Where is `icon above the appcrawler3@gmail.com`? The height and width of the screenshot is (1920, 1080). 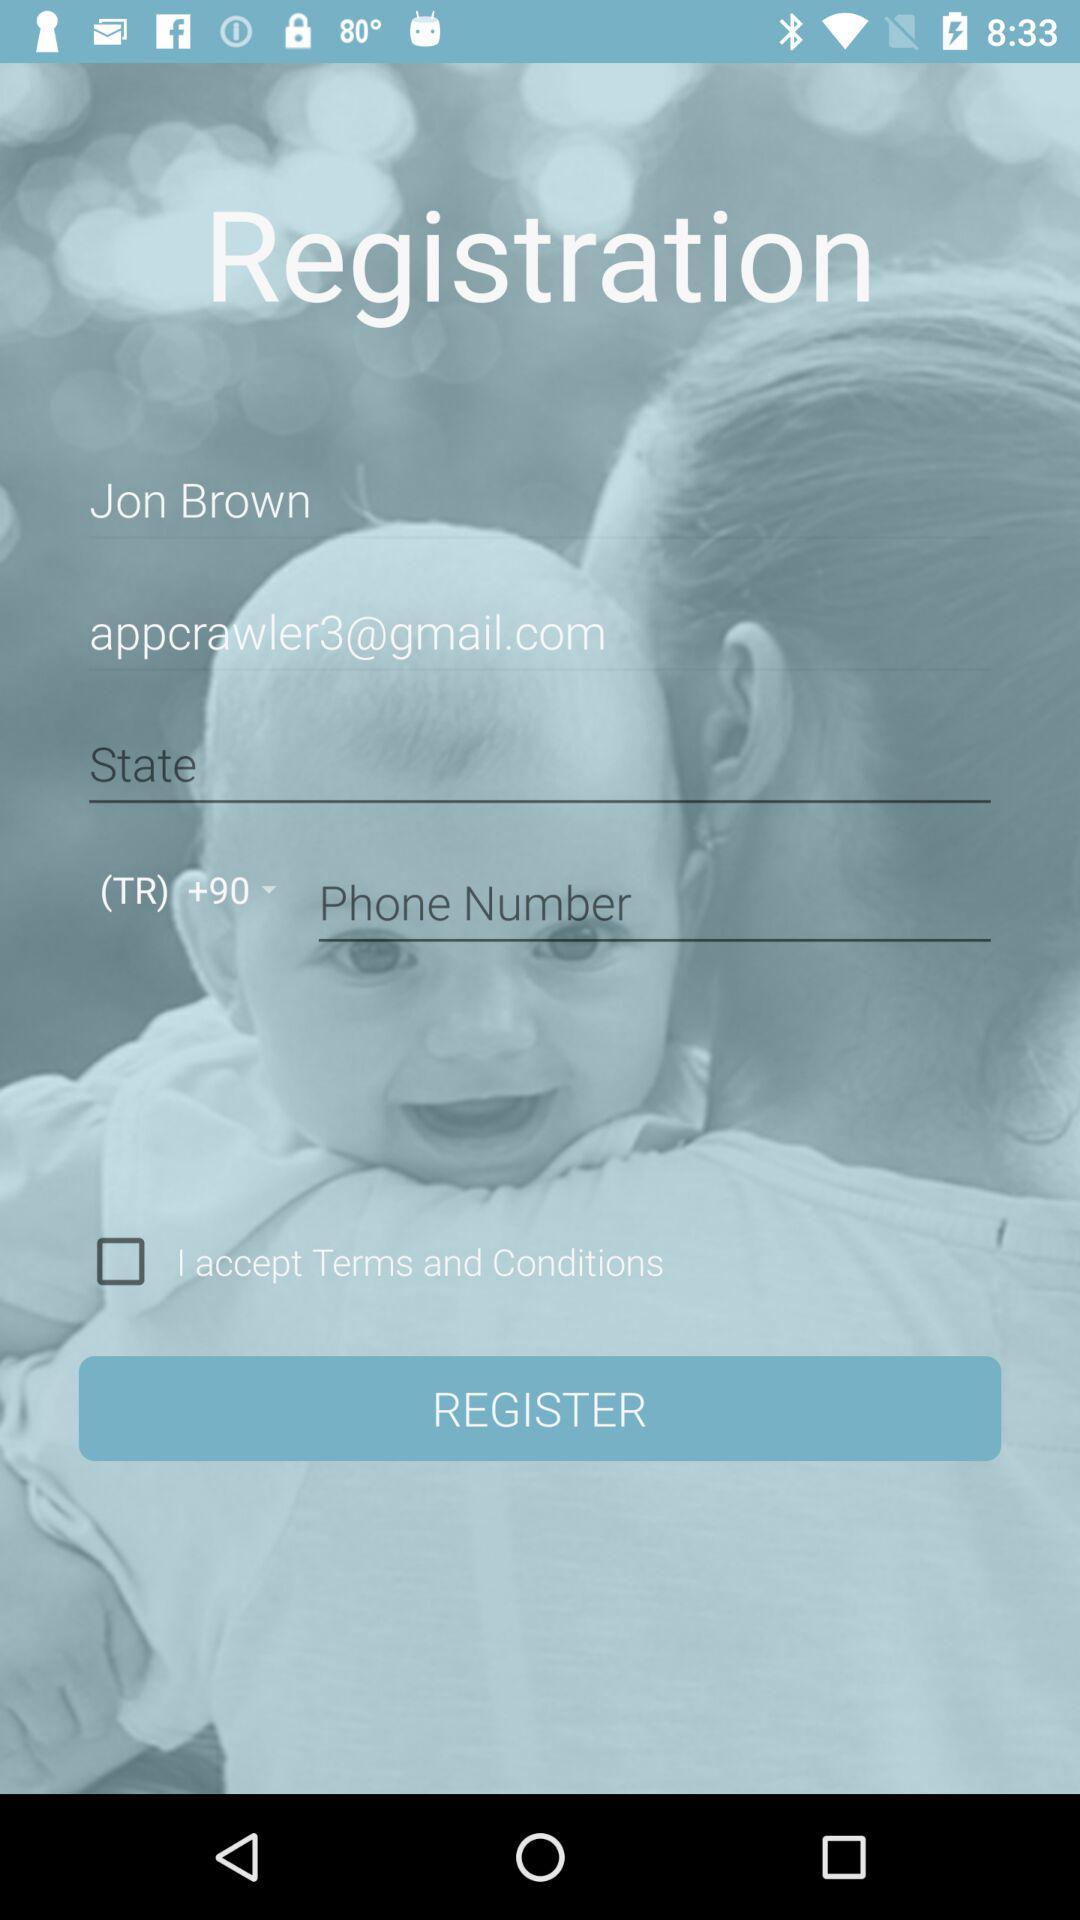
icon above the appcrawler3@gmail.com is located at coordinates (540, 500).